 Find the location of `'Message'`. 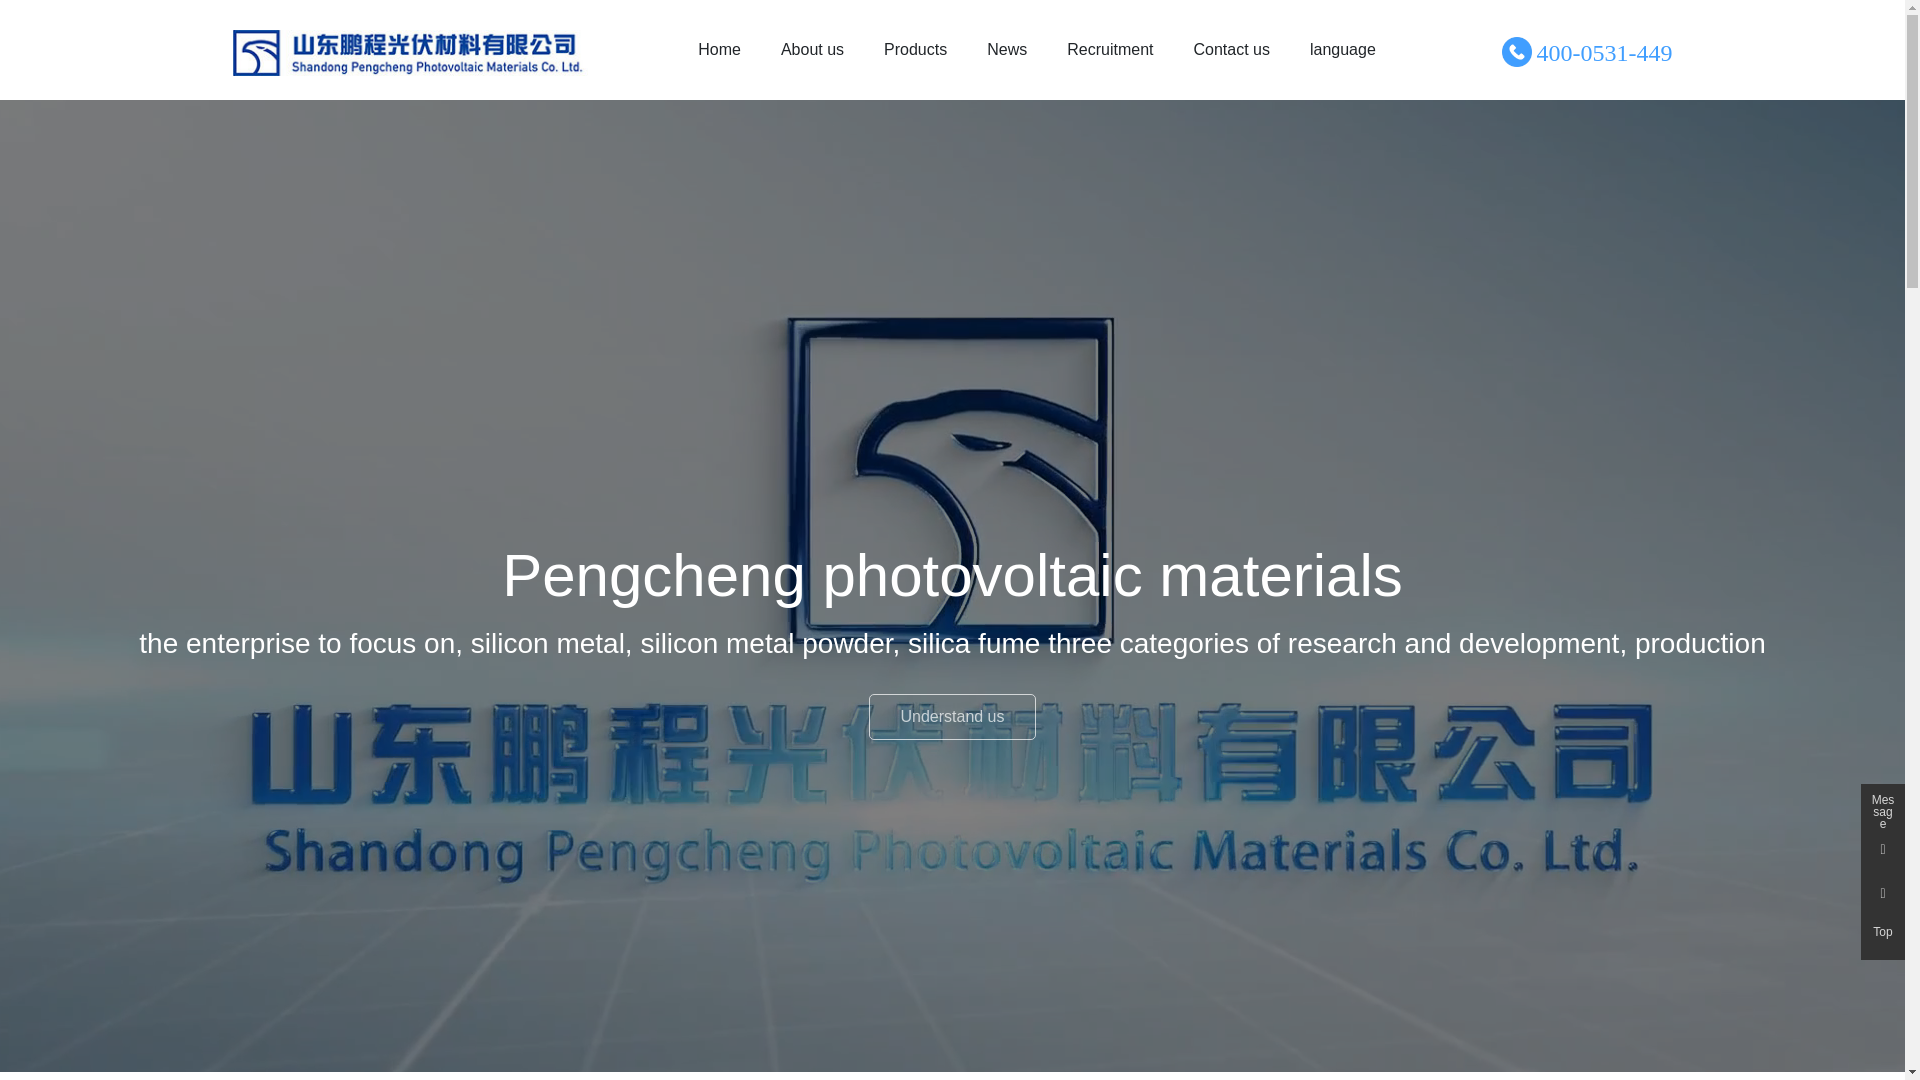

'Message' is located at coordinates (1881, 805).